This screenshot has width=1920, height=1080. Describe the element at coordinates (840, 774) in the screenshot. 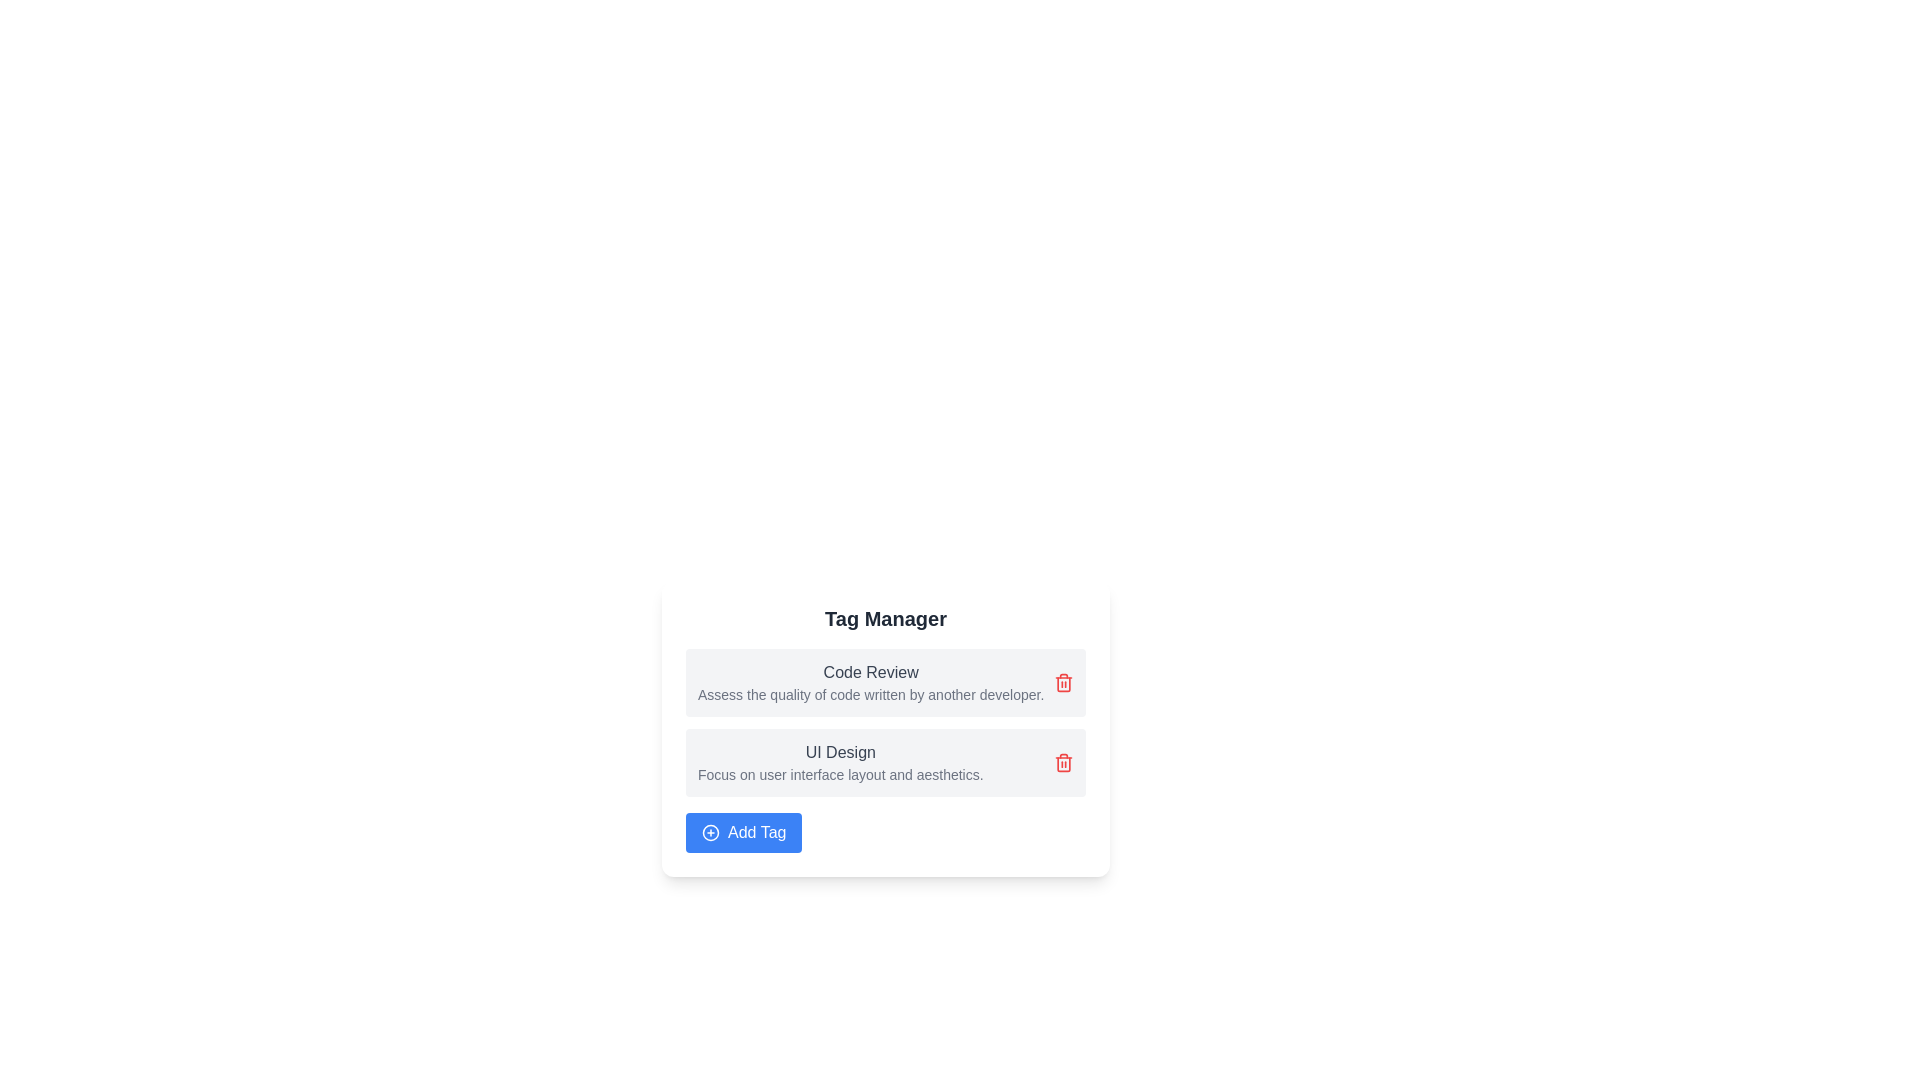

I see `the descriptive text label 'Focus on user interface layout and aesthetics.' which is styled in a smaller font size and muted gray color, located beneath the title 'UI Design'` at that location.